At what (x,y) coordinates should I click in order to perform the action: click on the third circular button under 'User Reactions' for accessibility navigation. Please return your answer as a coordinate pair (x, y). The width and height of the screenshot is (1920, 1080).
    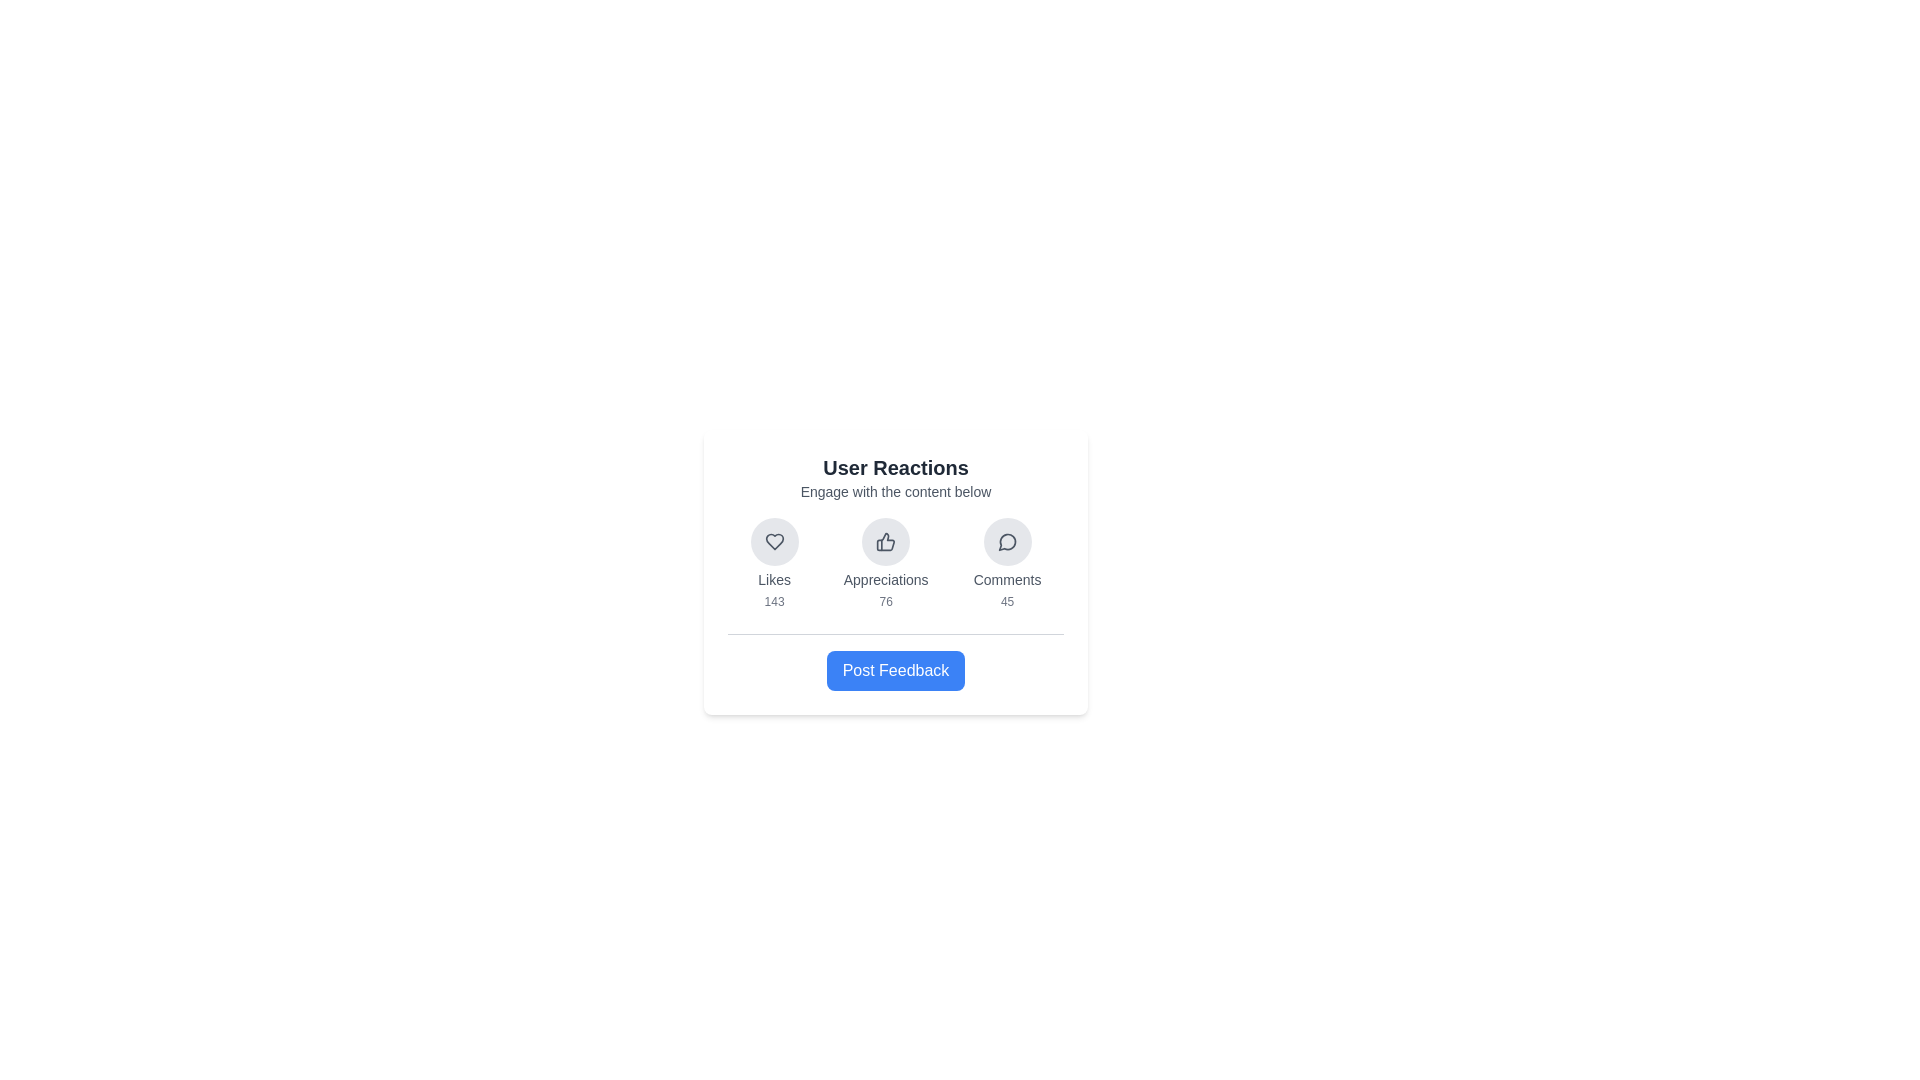
    Looking at the image, I should click on (1007, 542).